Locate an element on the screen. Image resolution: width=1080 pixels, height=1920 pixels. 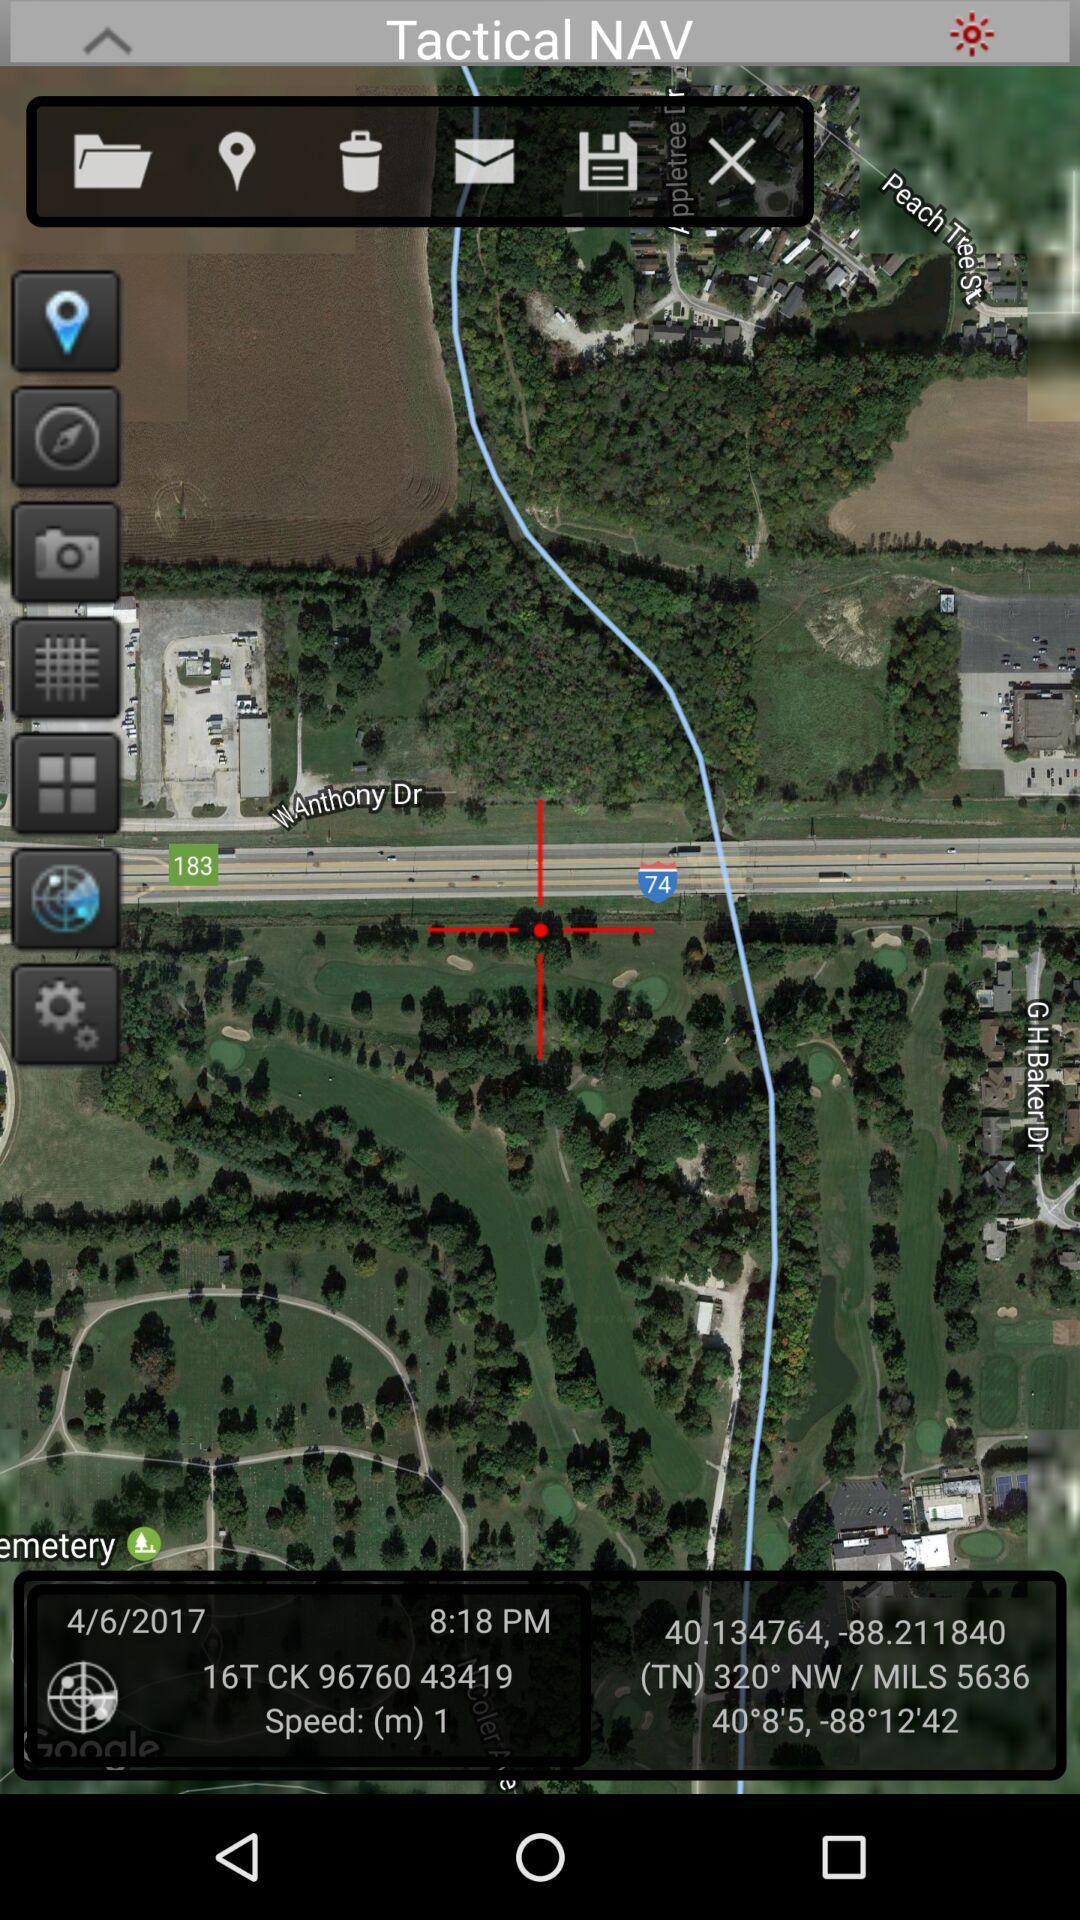
the location icon is located at coordinates (255, 168).